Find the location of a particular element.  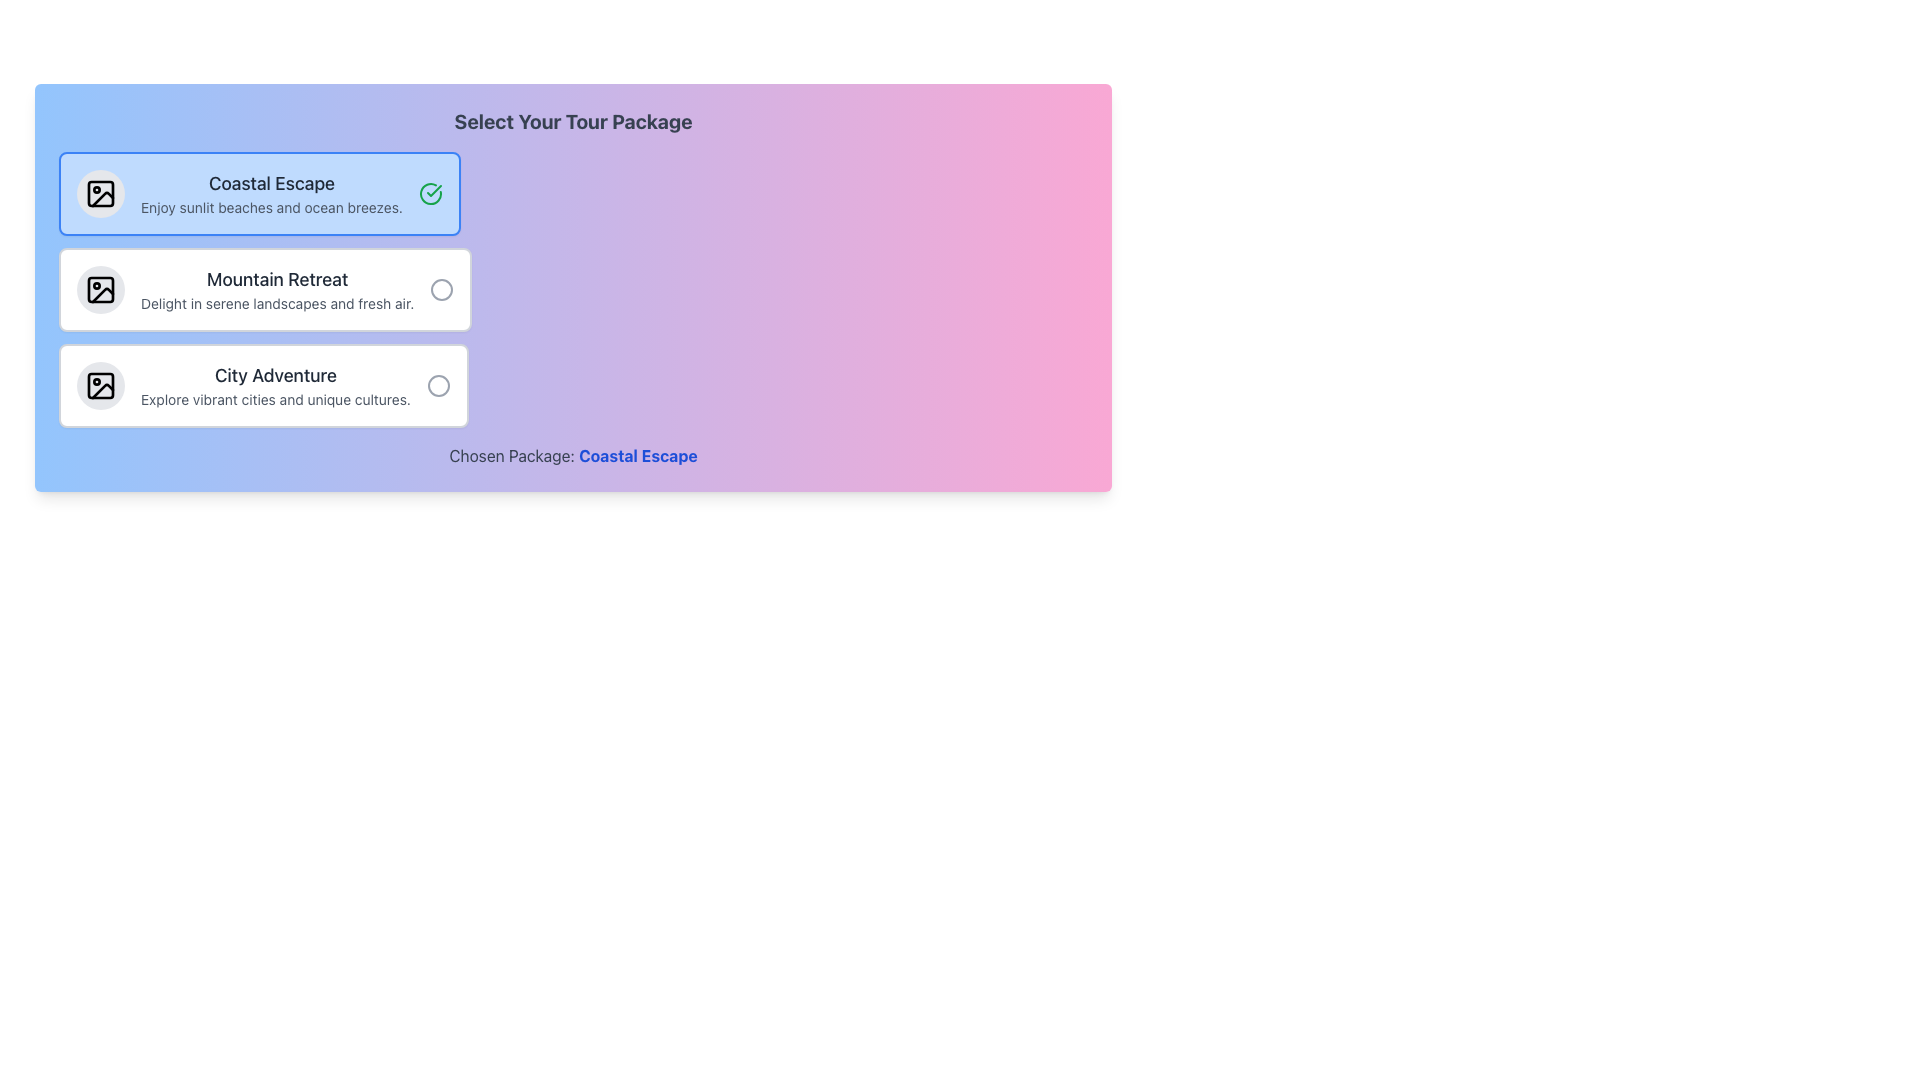

the static text that reads 'Delight in serene landscapes and fresh air.' which is located below the title 'Mountain Retreat' in the second option card of the vertical list of tour packages is located at coordinates (276, 304).